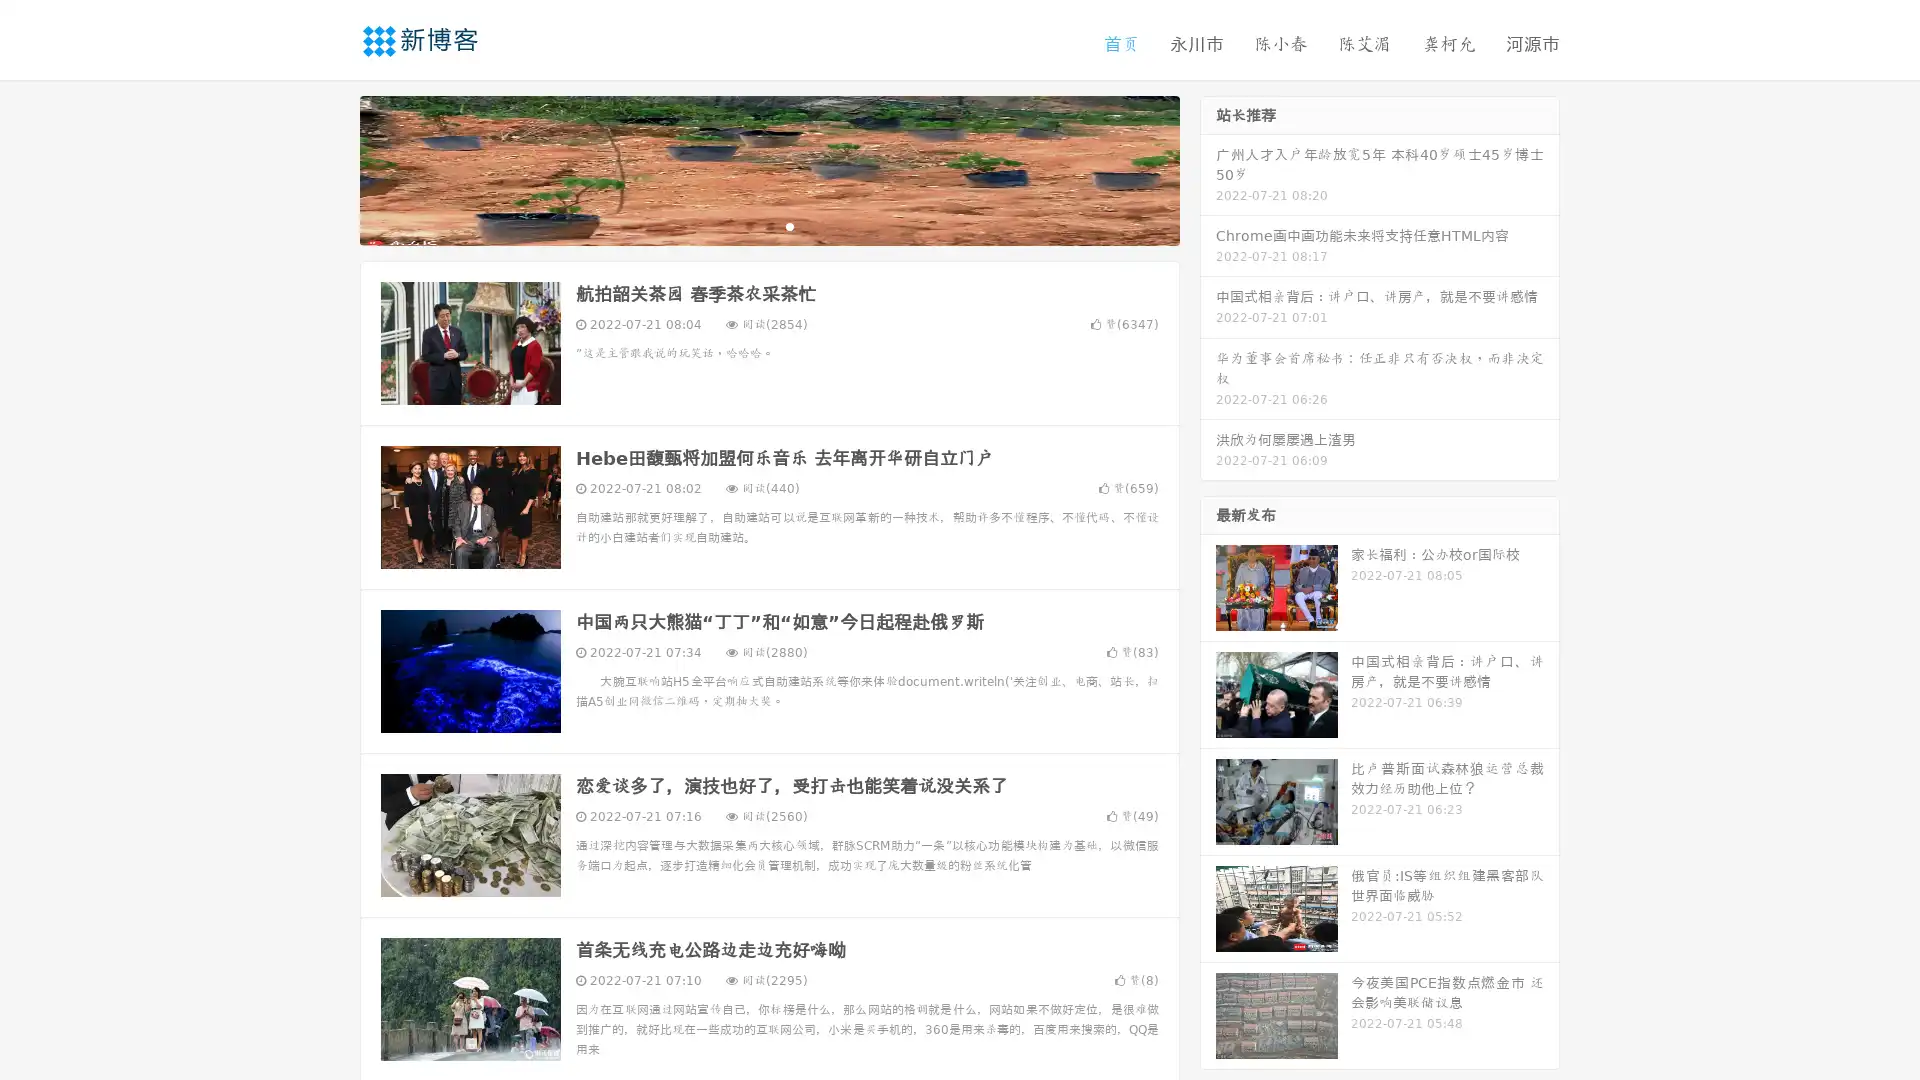  Describe the element at coordinates (748, 225) in the screenshot. I see `Go to slide 1` at that location.